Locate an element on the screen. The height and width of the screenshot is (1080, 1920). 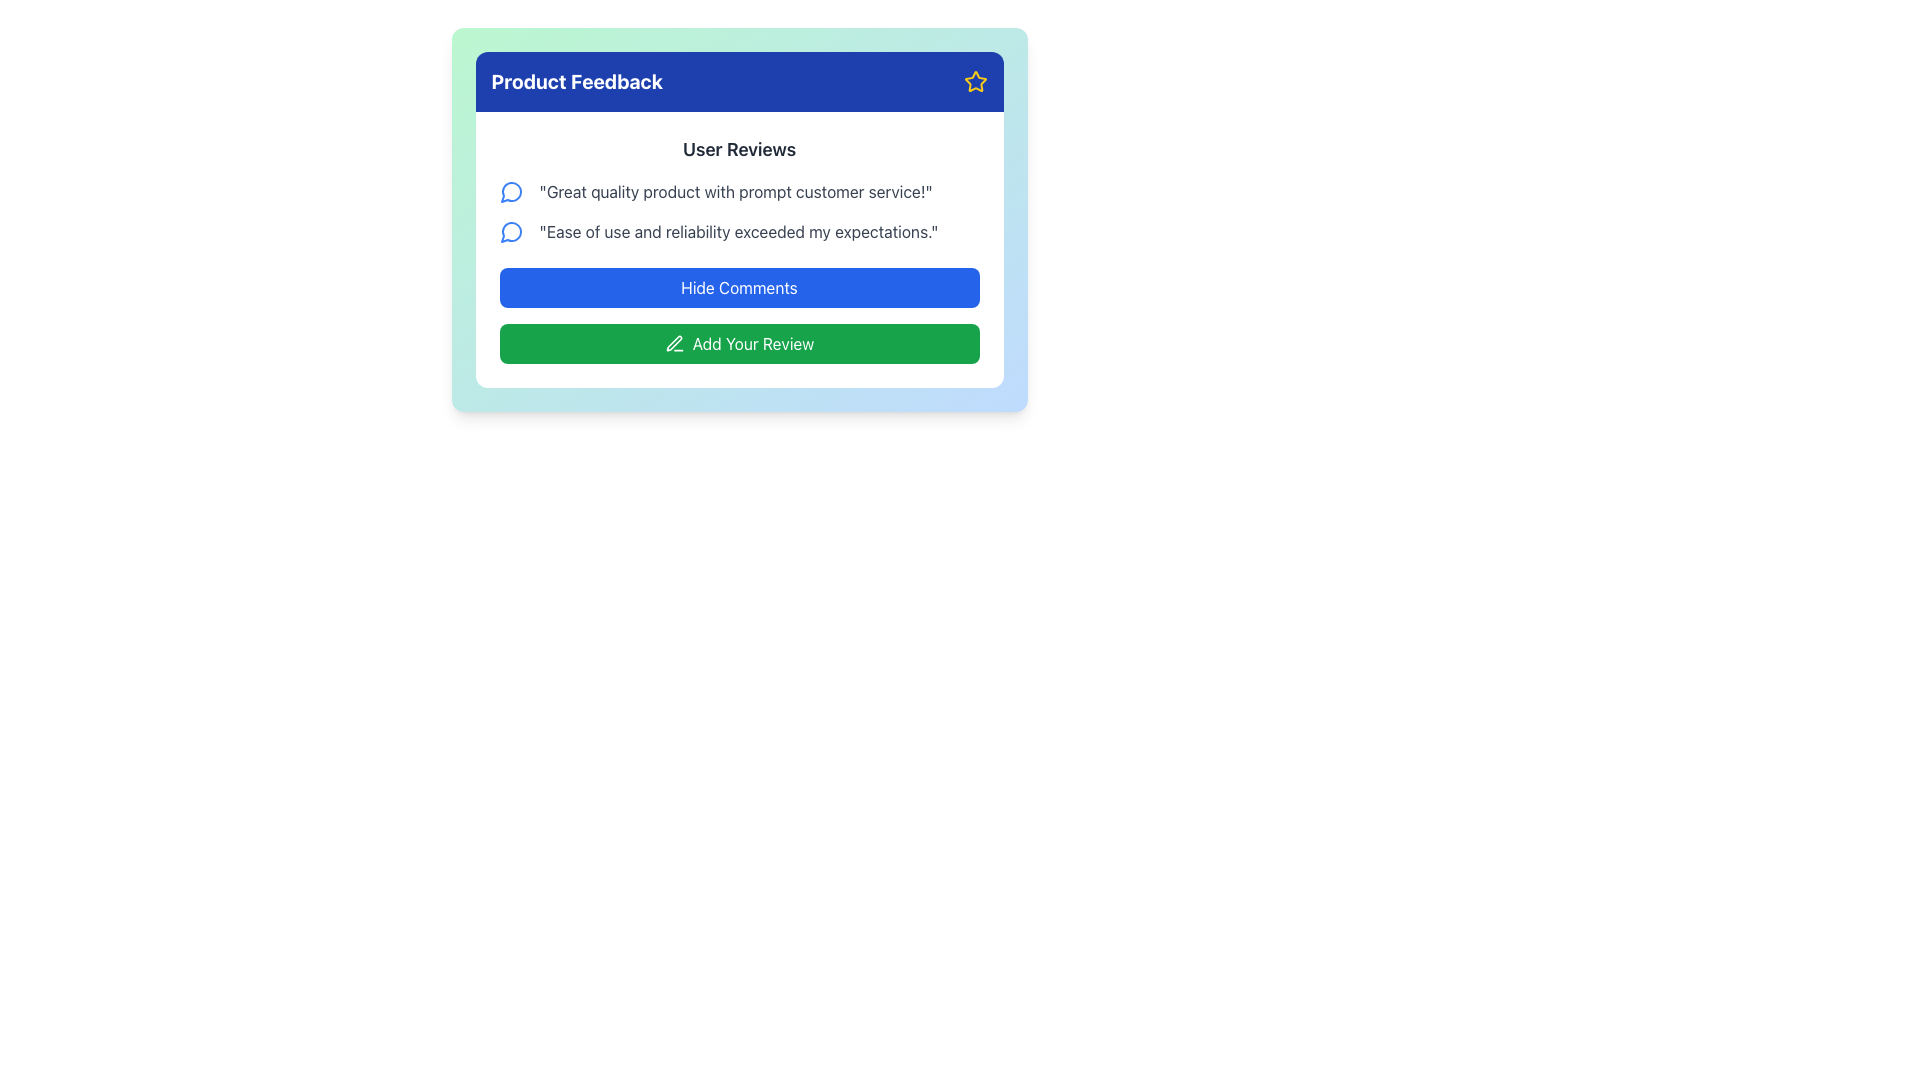
the pen-line icon located to the left of the 'Add Your Review' button is located at coordinates (674, 342).